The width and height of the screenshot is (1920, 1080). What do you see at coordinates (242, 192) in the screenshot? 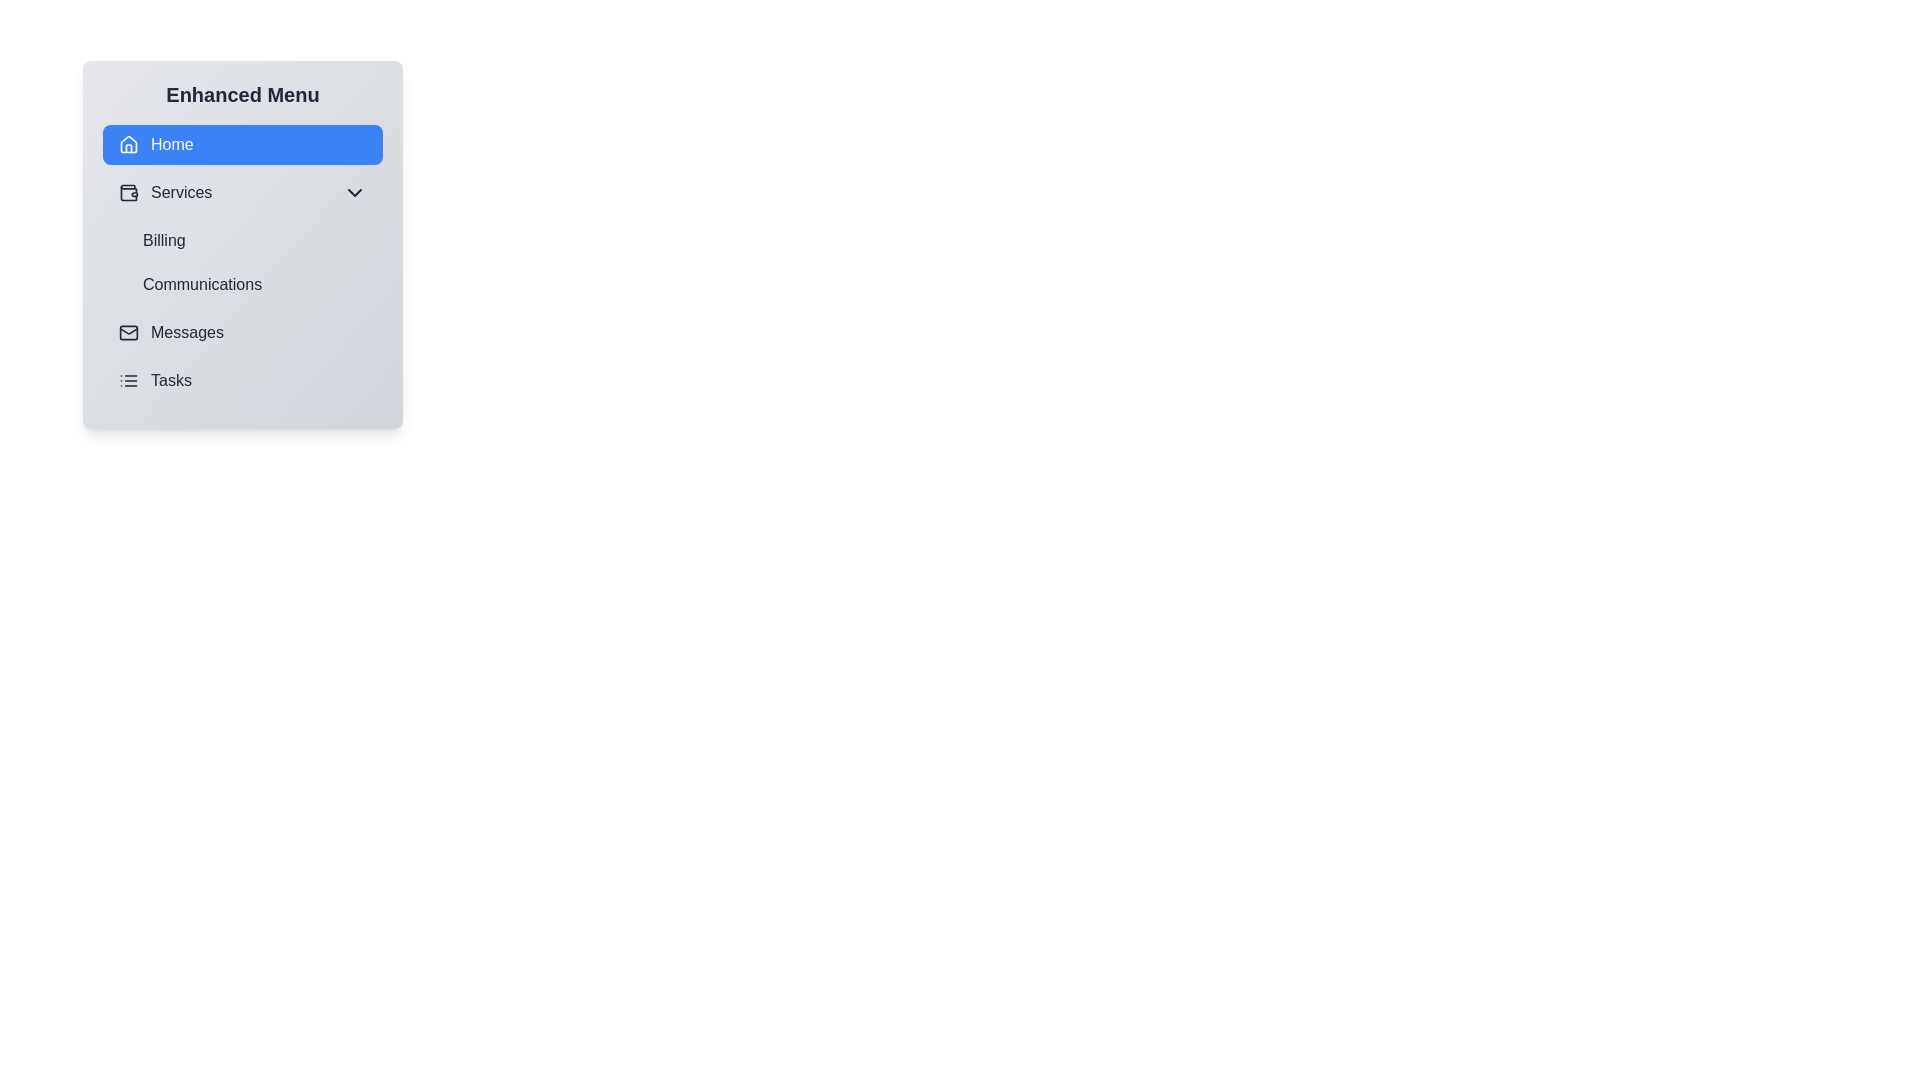
I see `the 'Services' button` at bounding box center [242, 192].